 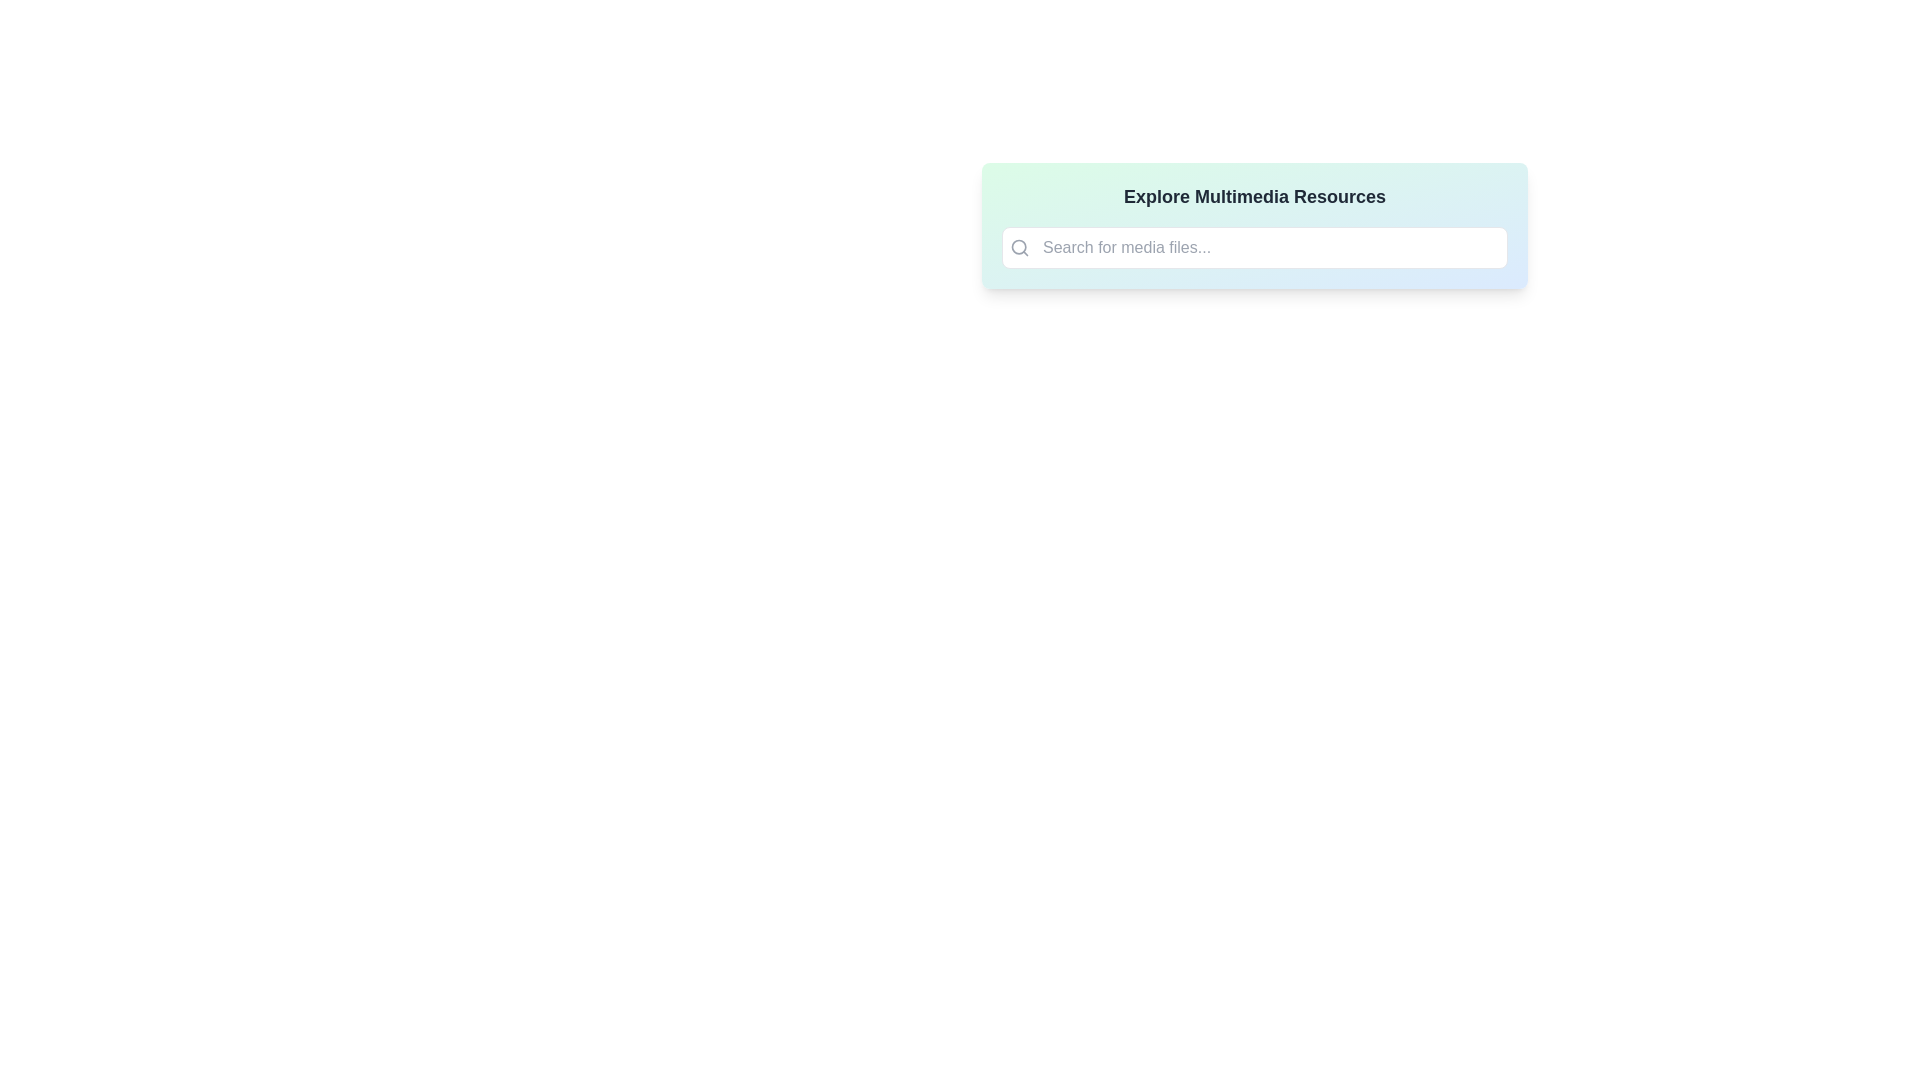 What do you see at coordinates (1019, 246) in the screenshot?
I see `the circular magnifying glass icon representing a search action, located to the left of the search input field in the 'Explore Multimedia Resources' card` at bounding box center [1019, 246].